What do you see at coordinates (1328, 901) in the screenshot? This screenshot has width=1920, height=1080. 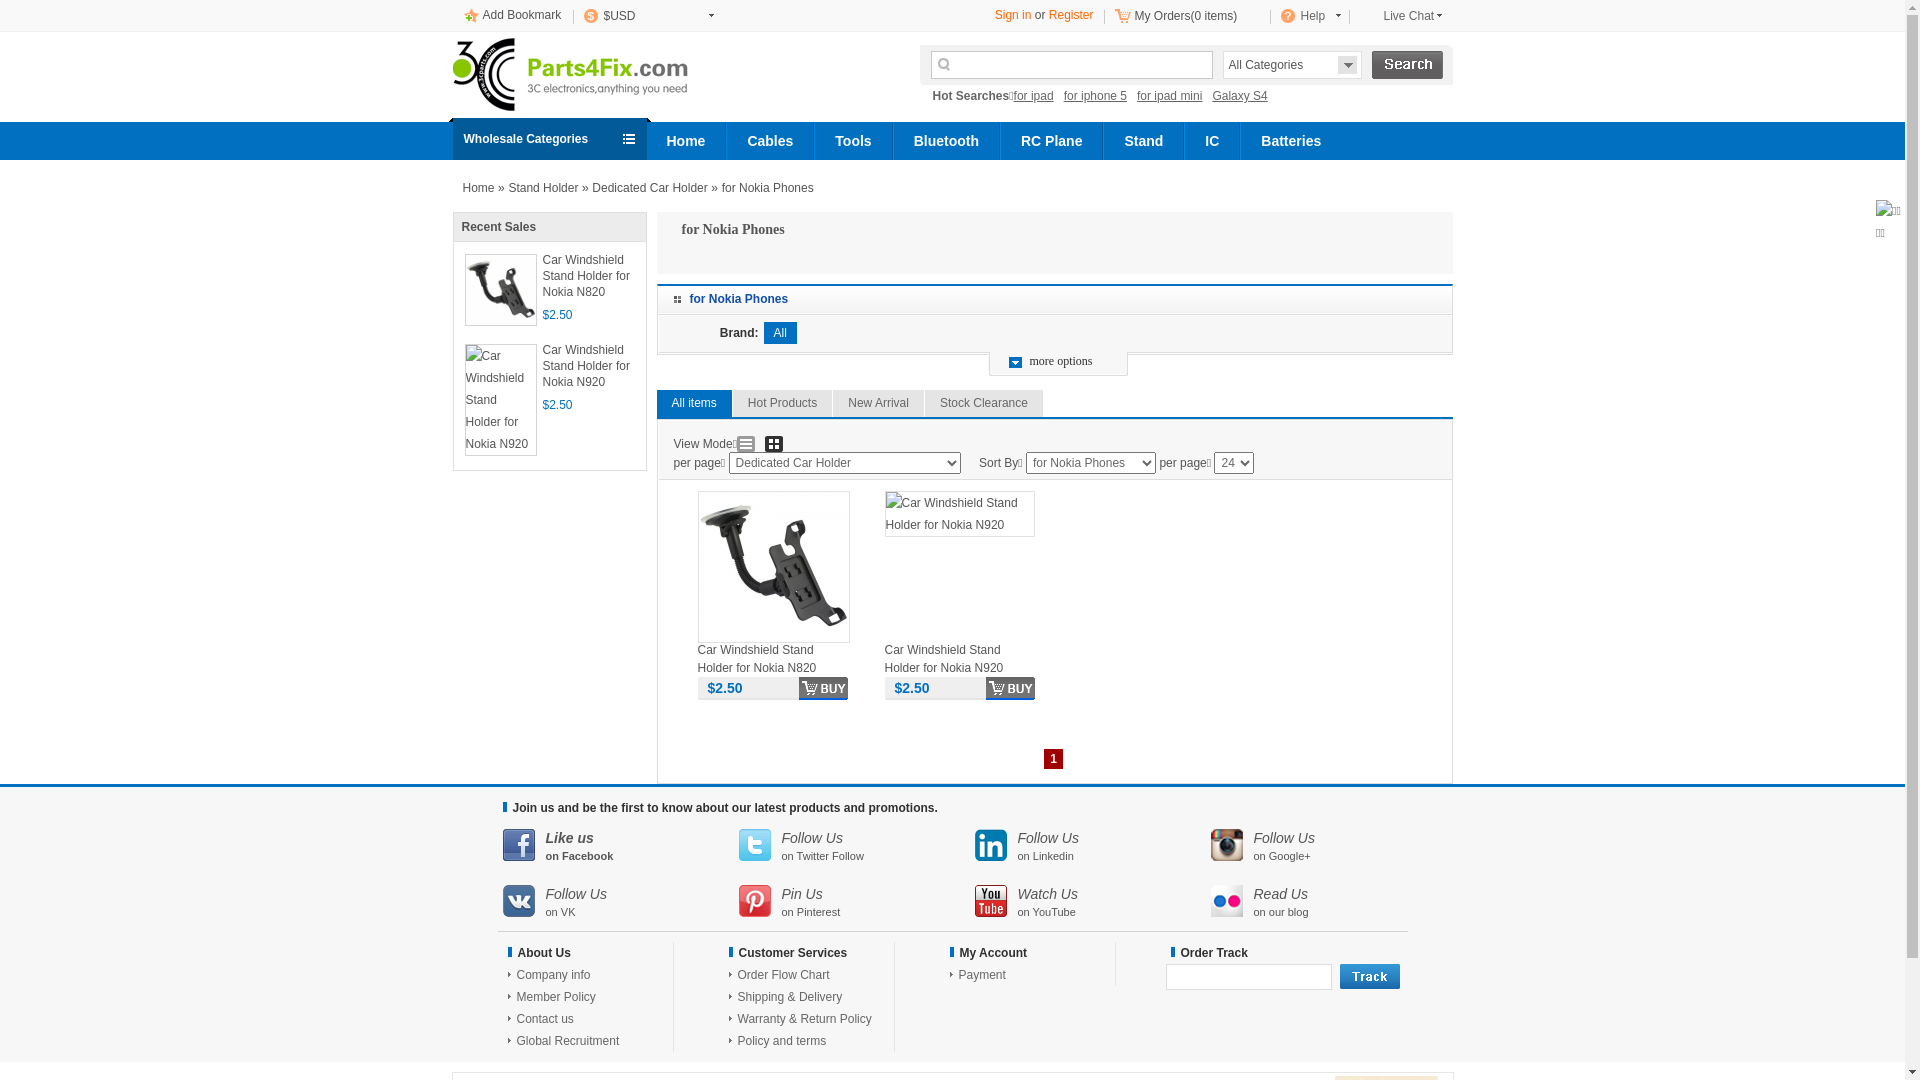 I see `'Read Us` at bounding box center [1328, 901].